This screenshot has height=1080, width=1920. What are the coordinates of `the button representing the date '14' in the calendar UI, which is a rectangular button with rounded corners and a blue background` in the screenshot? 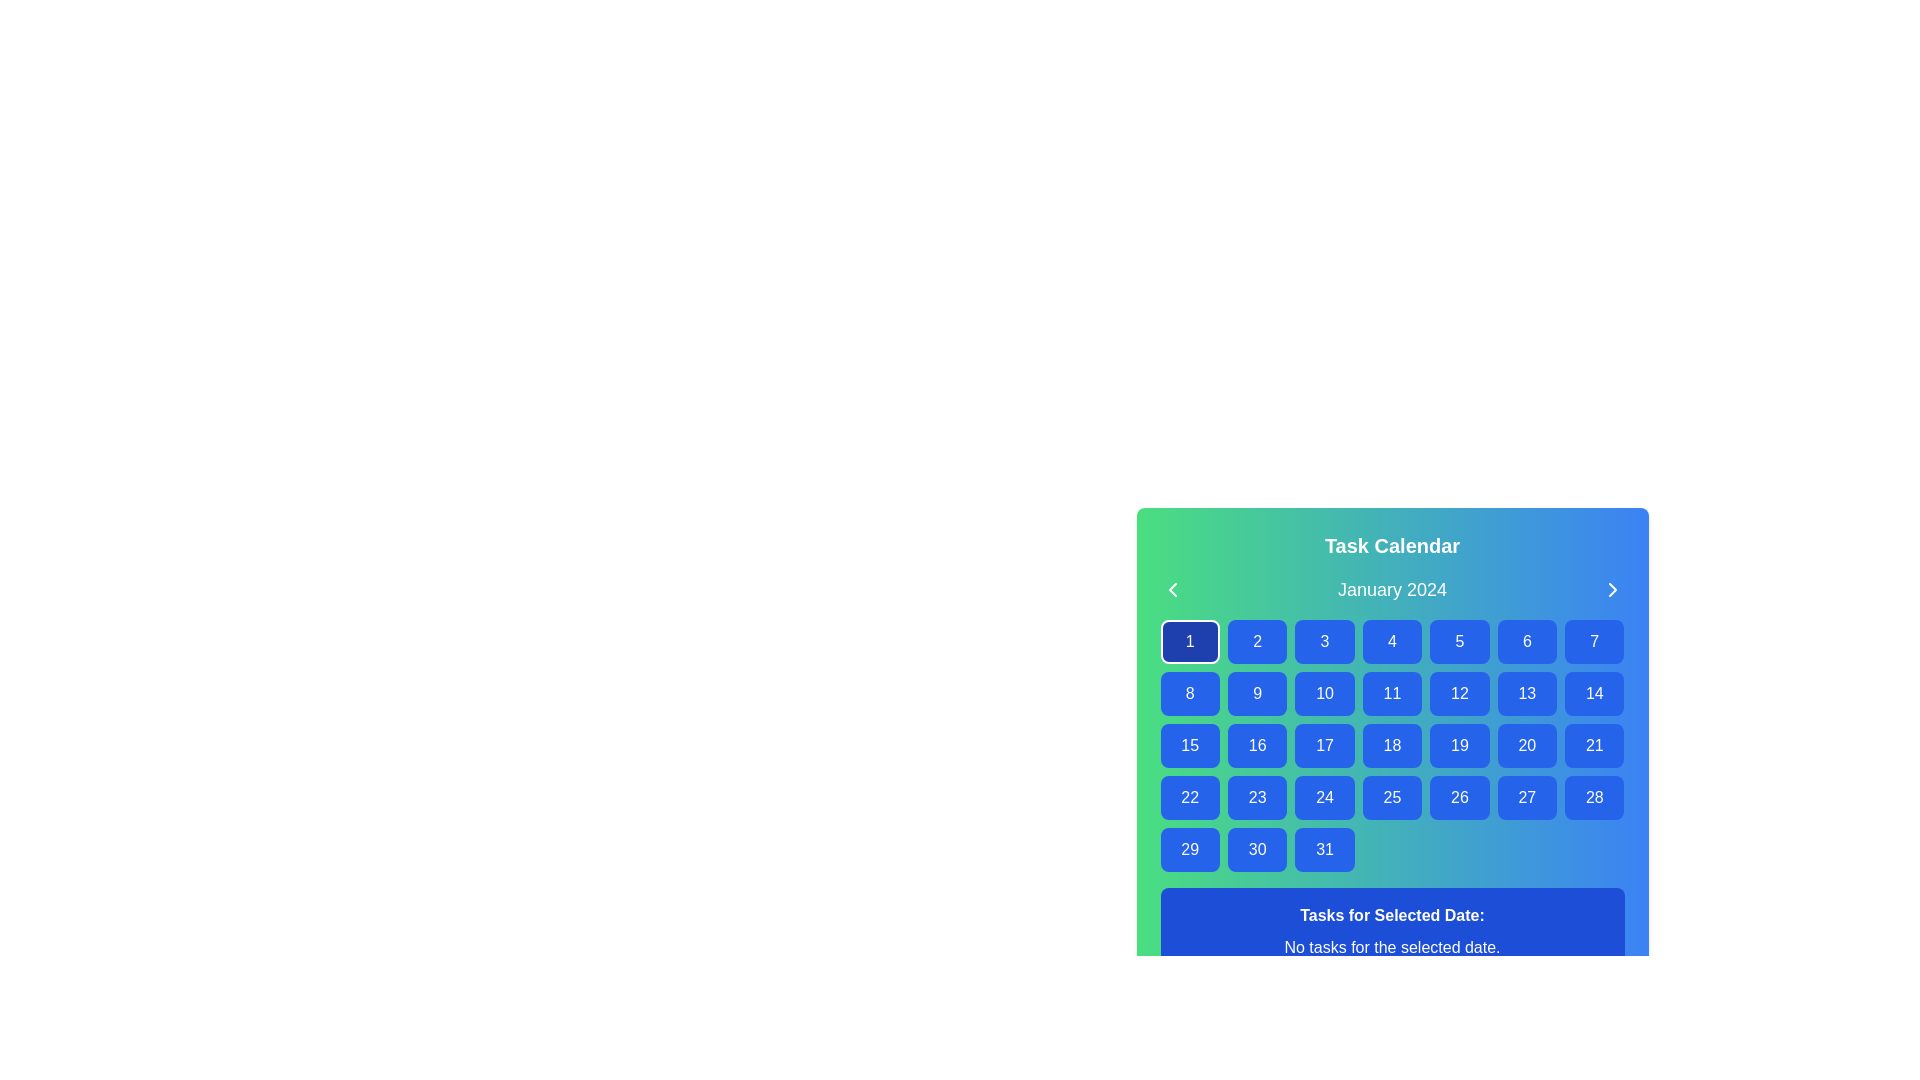 It's located at (1593, 693).